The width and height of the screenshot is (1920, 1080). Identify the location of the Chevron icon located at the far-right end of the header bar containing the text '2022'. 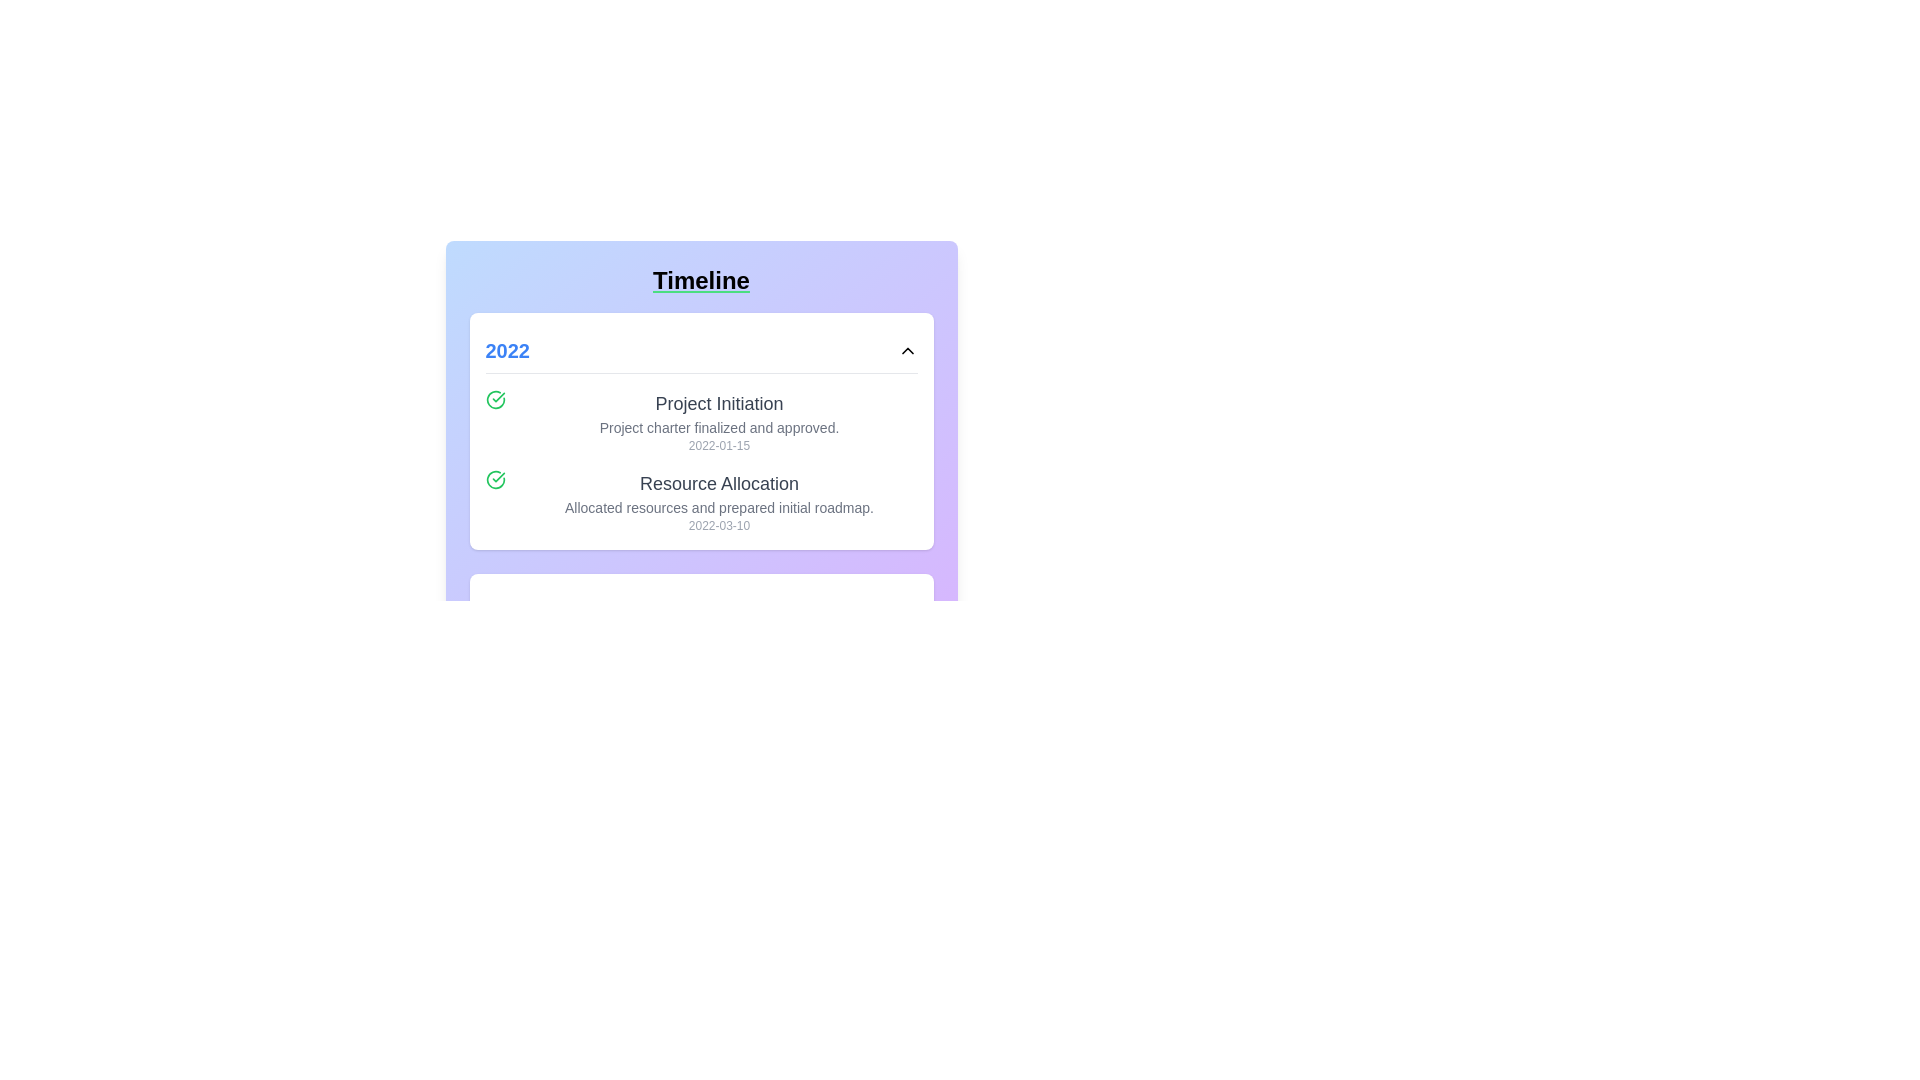
(906, 350).